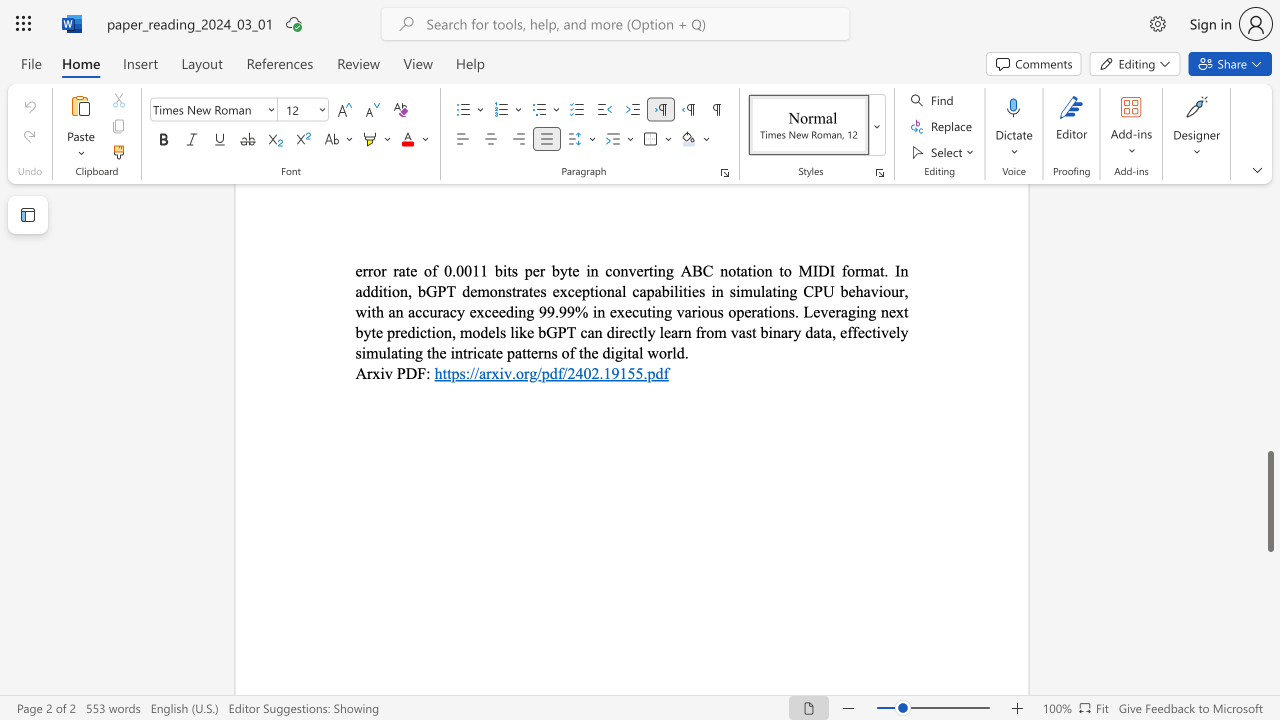  Describe the element at coordinates (1269, 428) in the screenshot. I see `the vertical scrollbar to raise the page content` at that location.